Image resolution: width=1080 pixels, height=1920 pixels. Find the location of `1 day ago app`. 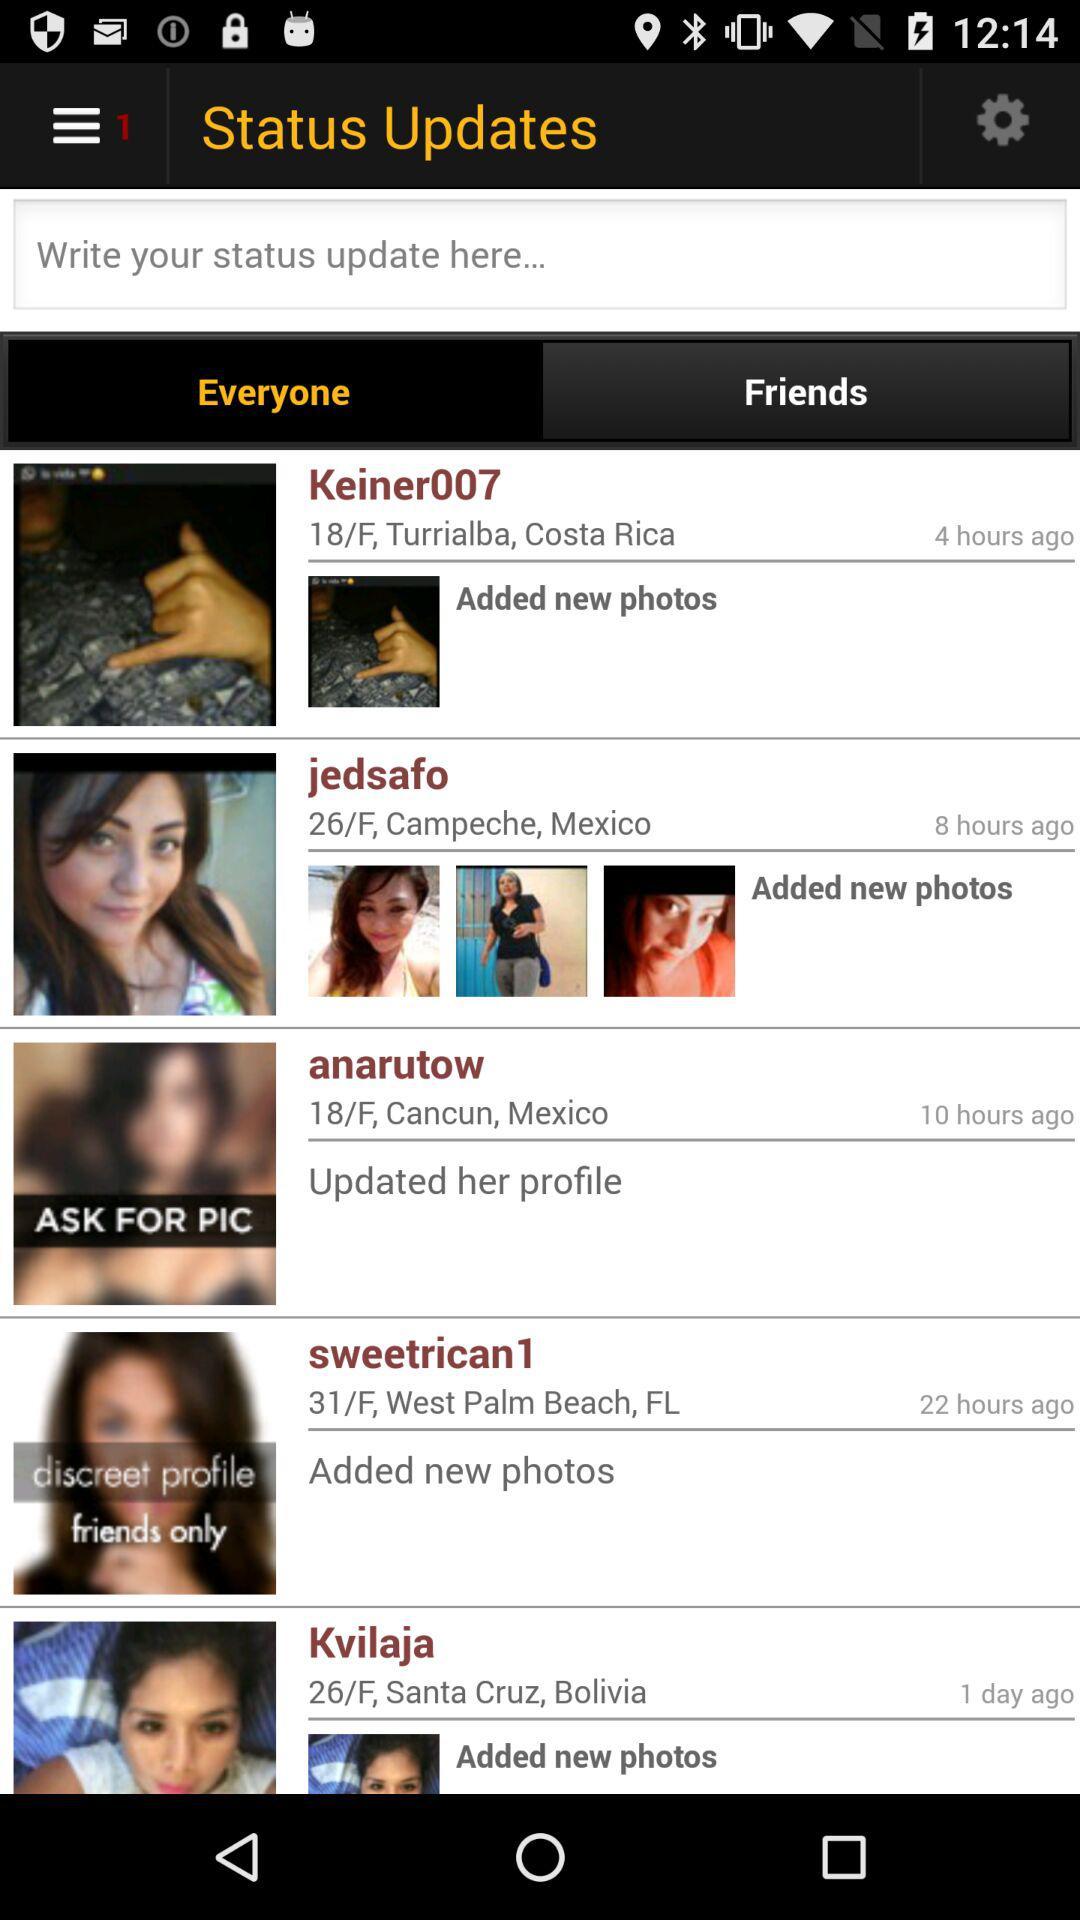

1 day ago app is located at coordinates (1017, 1692).